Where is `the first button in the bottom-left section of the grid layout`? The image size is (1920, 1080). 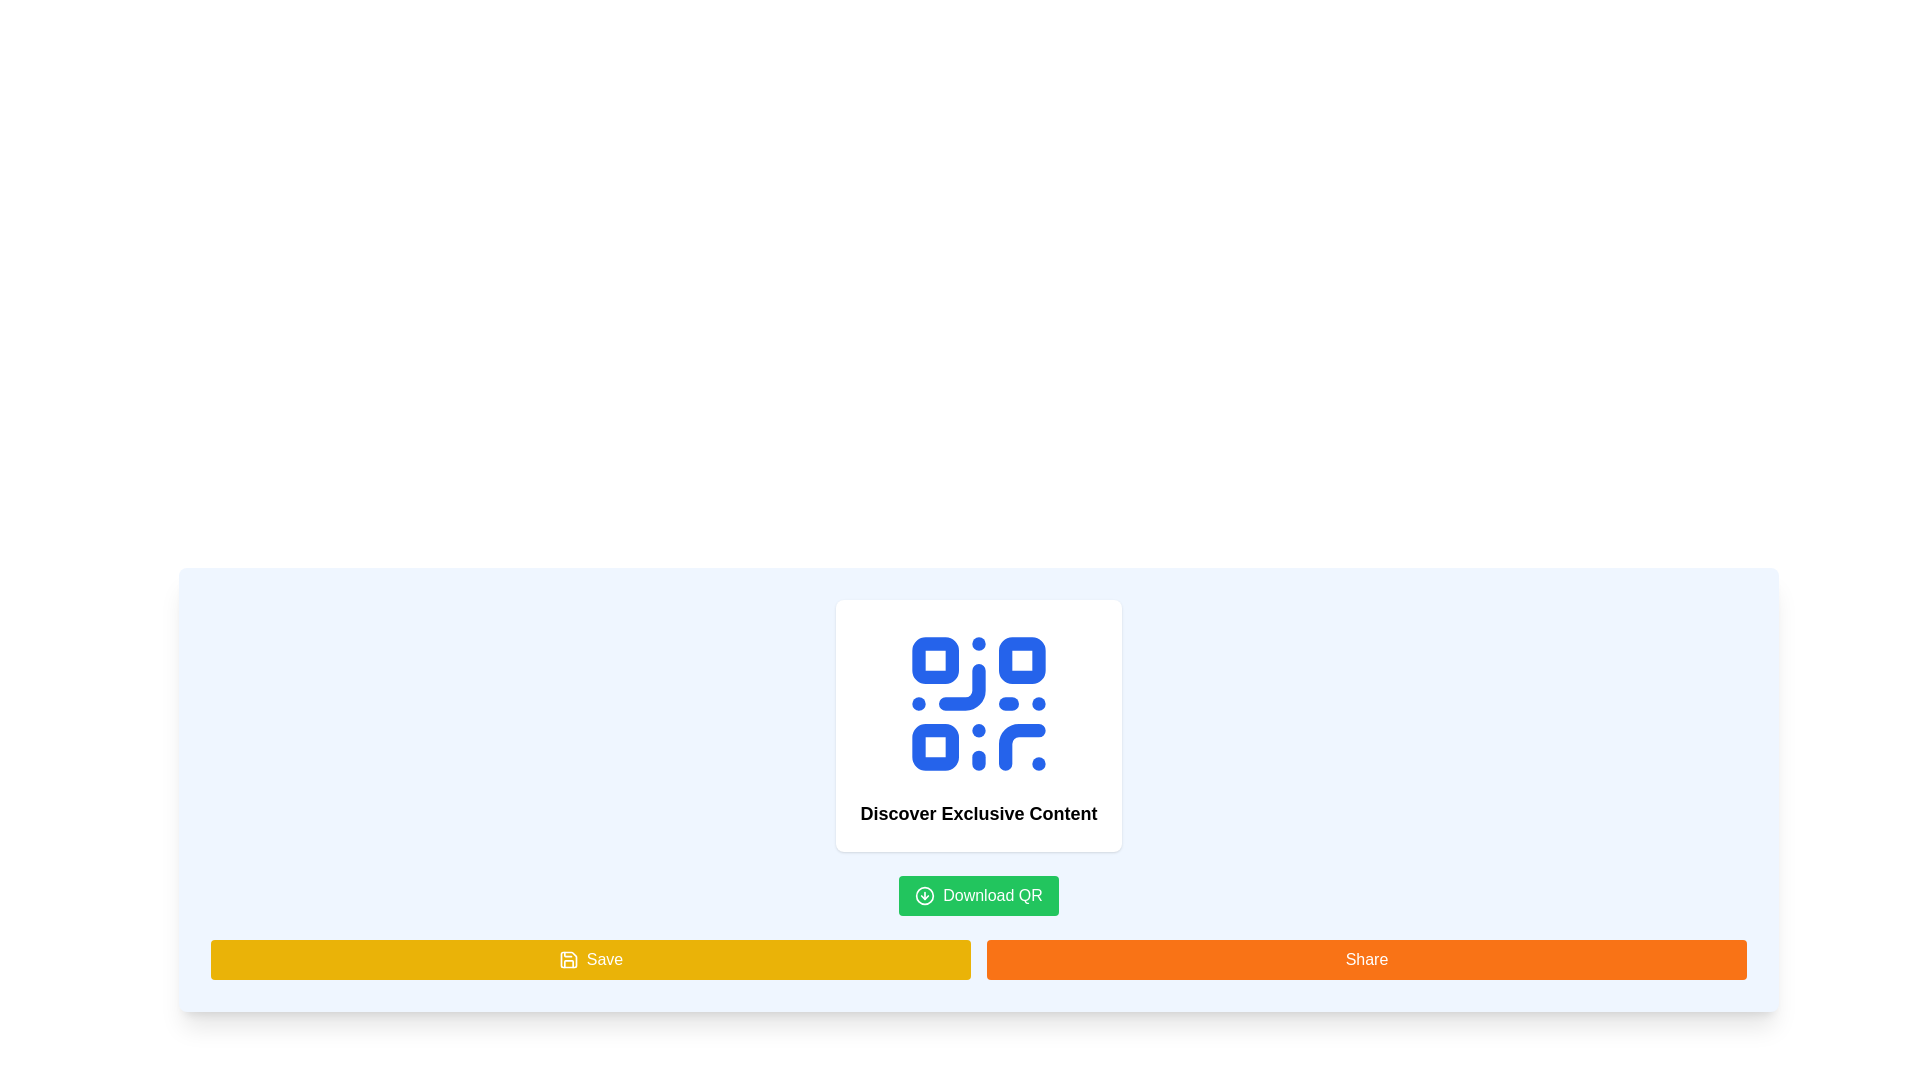
the first button in the bottom-left section of the grid layout is located at coordinates (589, 959).